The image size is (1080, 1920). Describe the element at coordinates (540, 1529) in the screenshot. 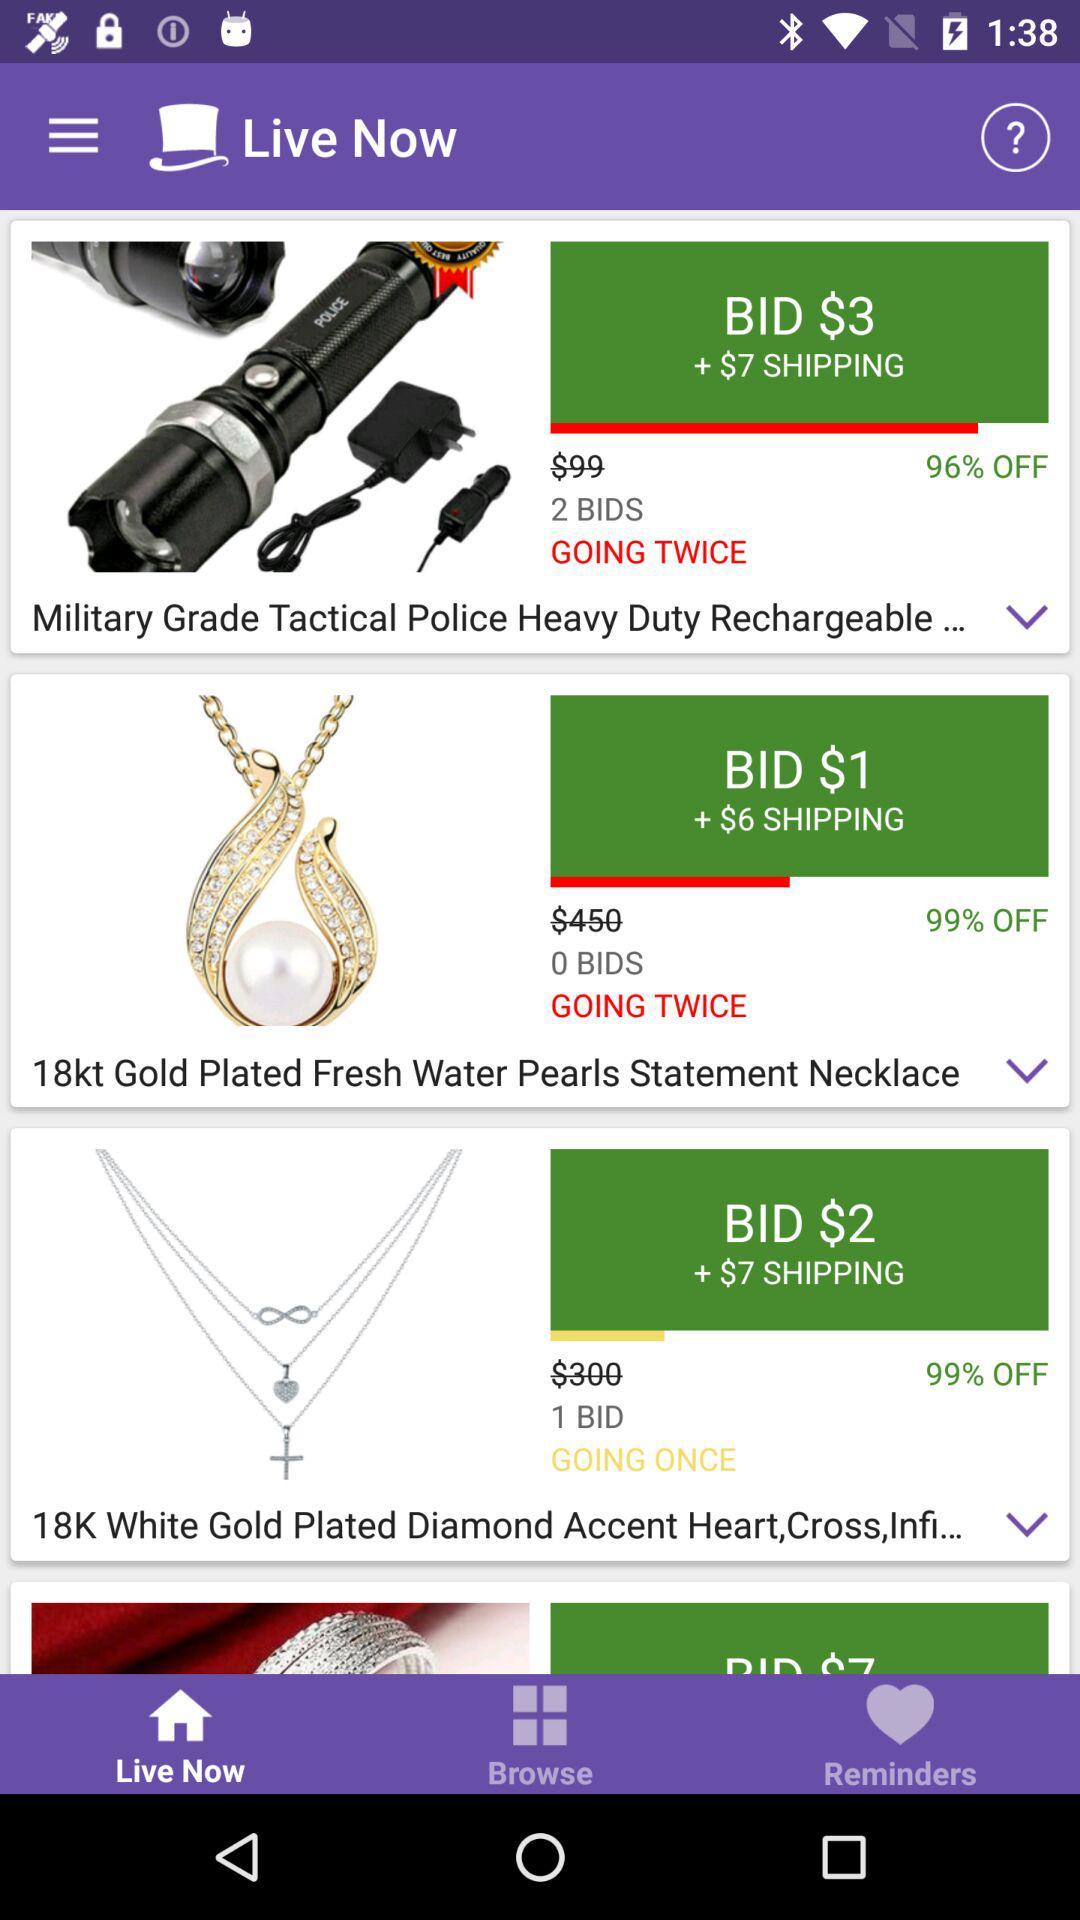

I see `the 18k white gold item` at that location.